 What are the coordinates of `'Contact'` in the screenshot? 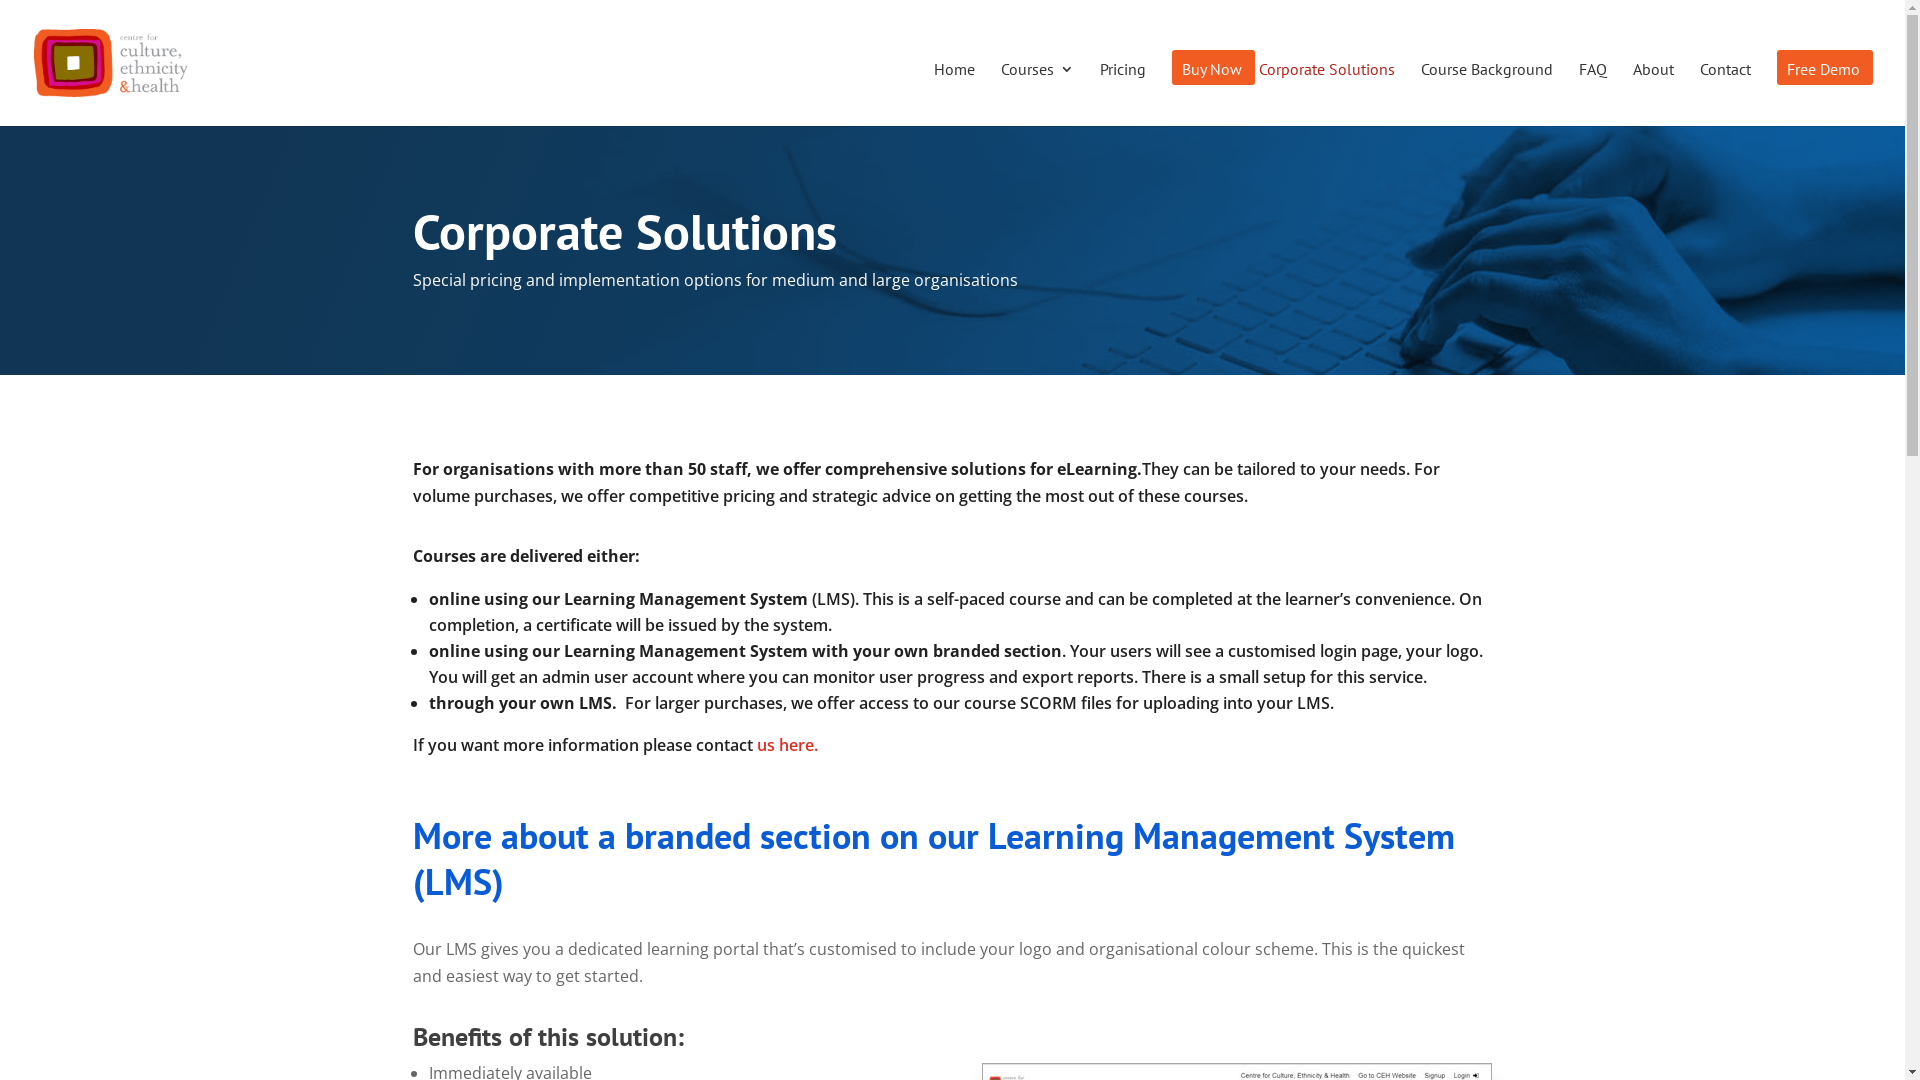 It's located at (1724, 93).